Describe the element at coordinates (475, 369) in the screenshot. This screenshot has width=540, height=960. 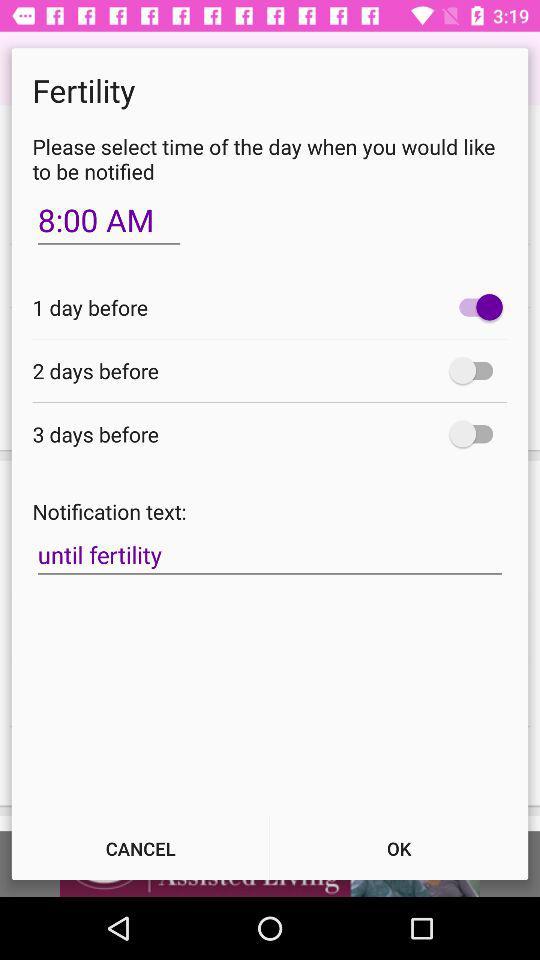
I see `item to the right of the 2 days before` at that location.